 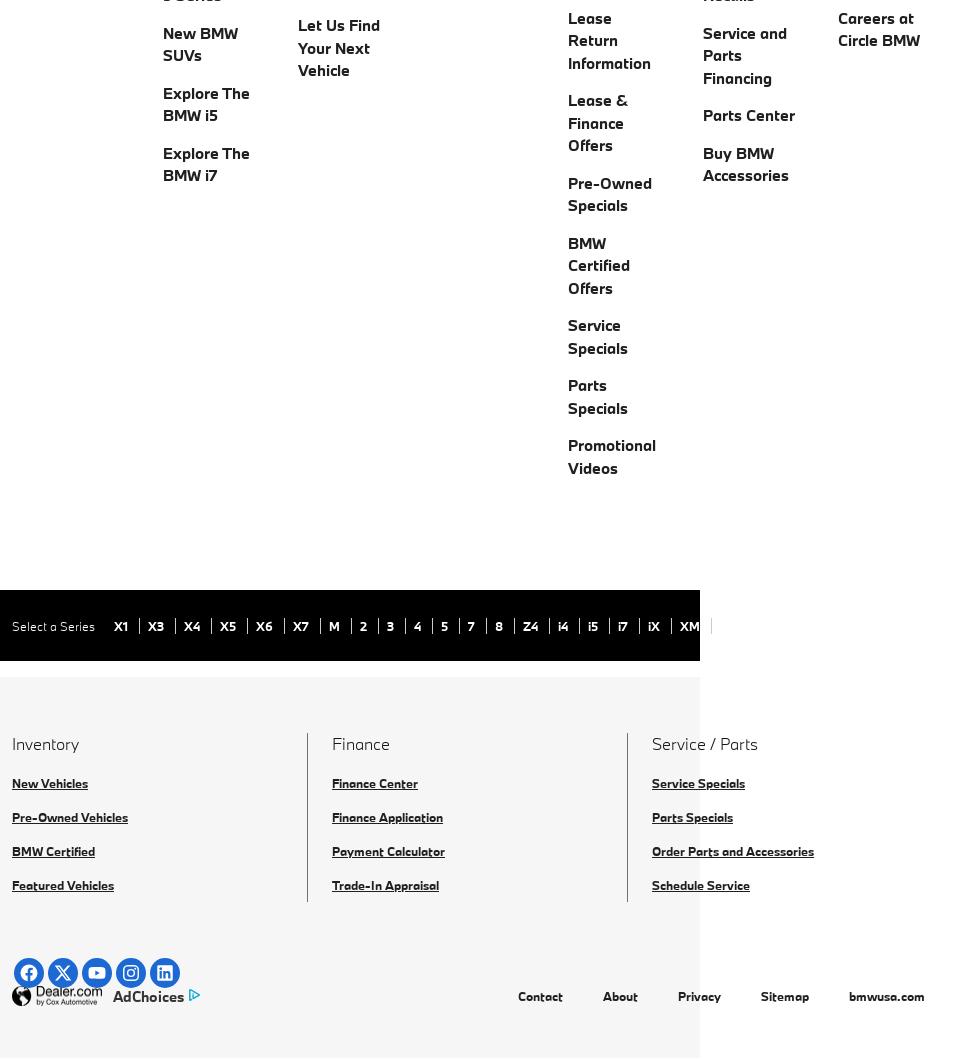 What do you see at coordinates (745, 162) in the screenshot?
I see `'Buy BMW Accessories'` at bounding box center [745, 162].